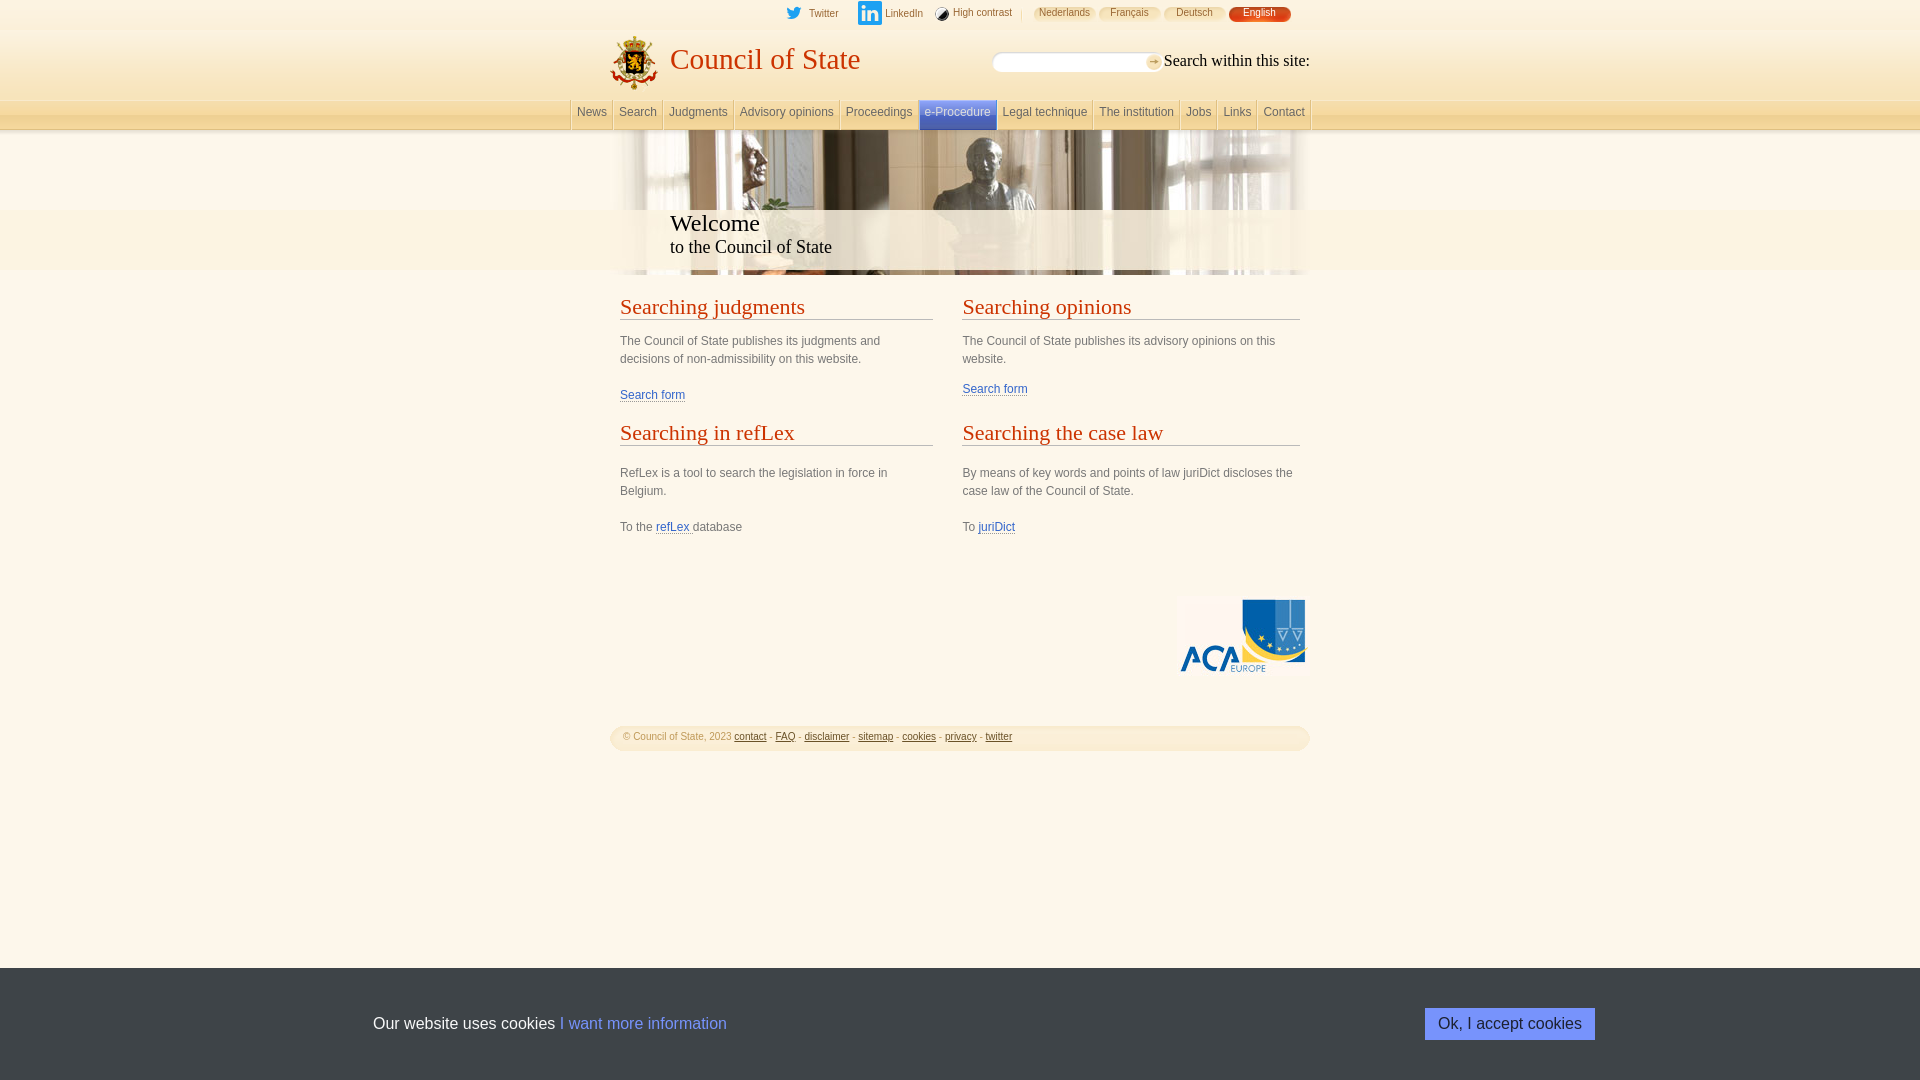  I want to click on 'Nederlands', so click(1032, 22).